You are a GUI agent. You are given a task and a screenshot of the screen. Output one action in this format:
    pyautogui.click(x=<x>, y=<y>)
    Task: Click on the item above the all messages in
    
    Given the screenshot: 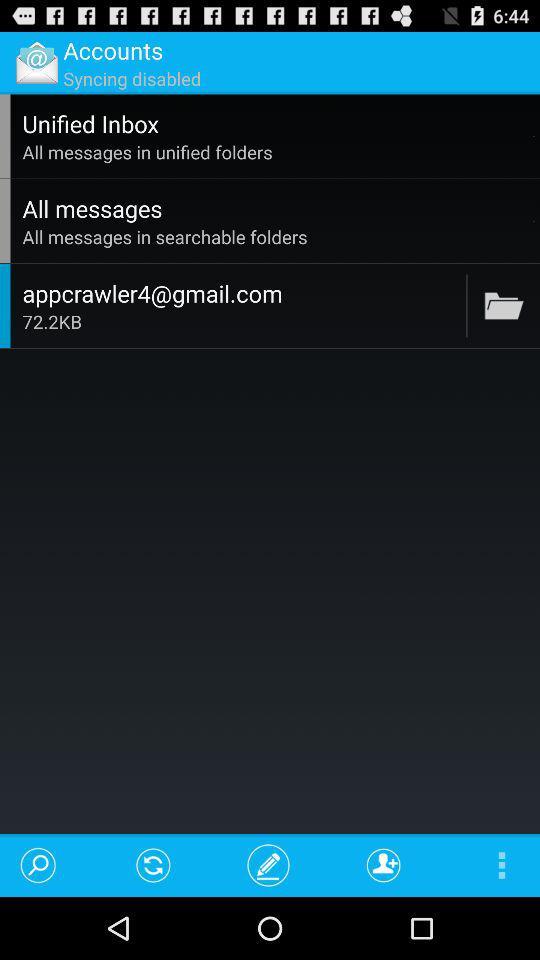 What is the action you would take?
    pyautogui.click(x=534, y=135)
    